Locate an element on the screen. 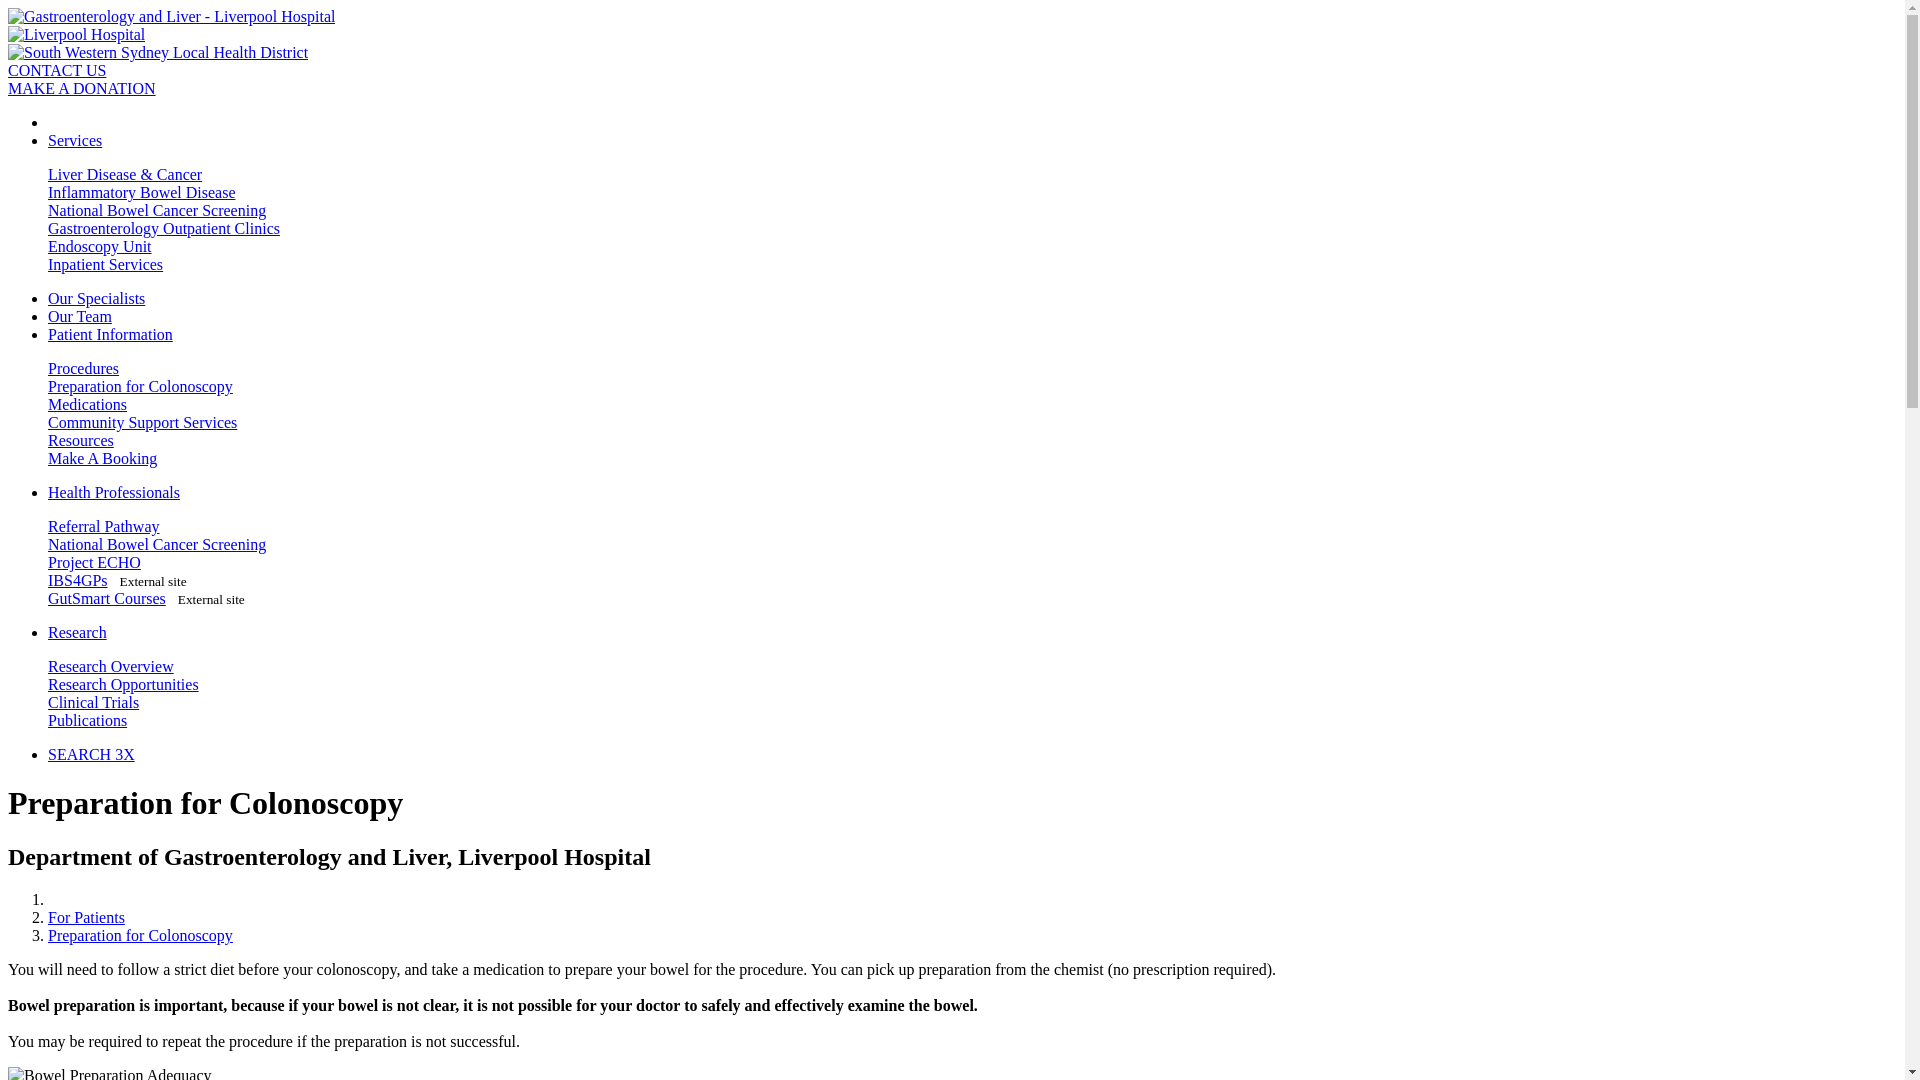 This screenshot has height=1080, width=1920. 'MAKE A DONATION' is located at coordinates (80, 87).